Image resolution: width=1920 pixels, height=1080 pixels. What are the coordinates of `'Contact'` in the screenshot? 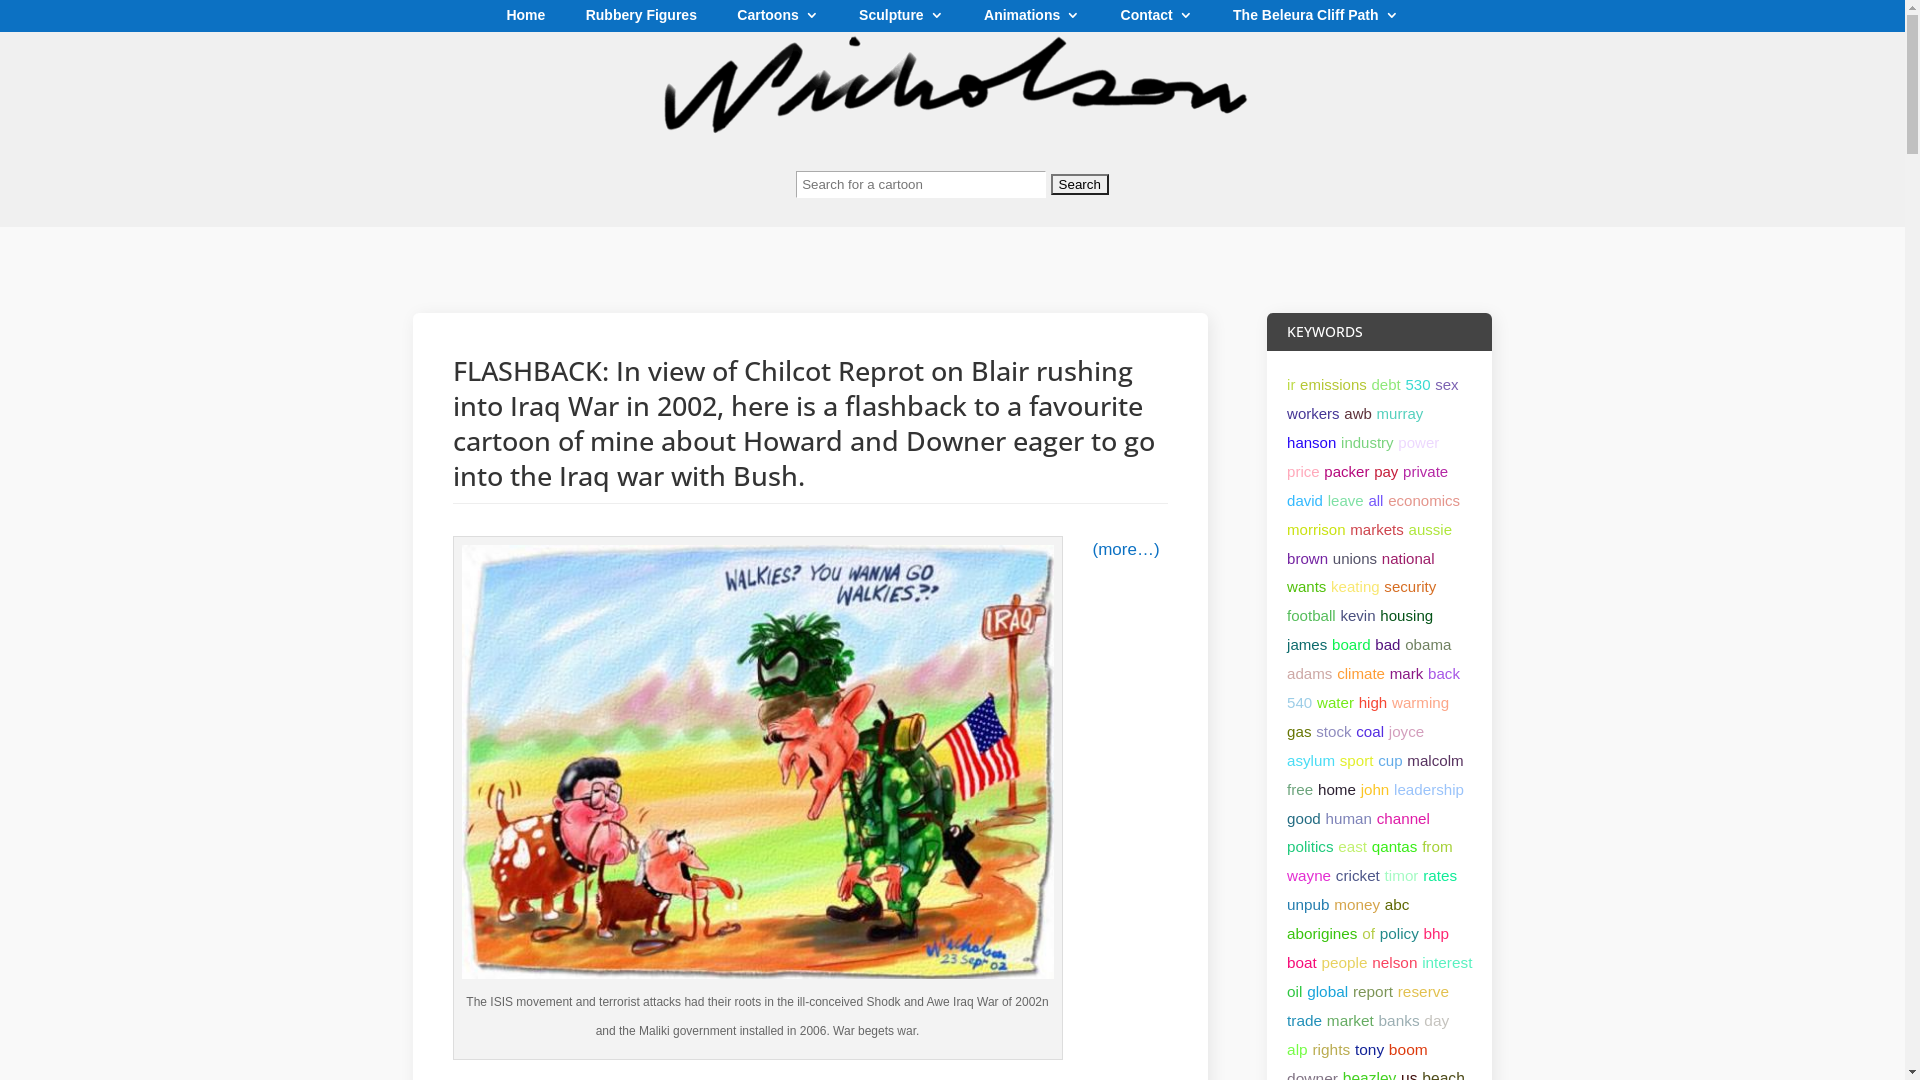 It's located at (1156, 20).